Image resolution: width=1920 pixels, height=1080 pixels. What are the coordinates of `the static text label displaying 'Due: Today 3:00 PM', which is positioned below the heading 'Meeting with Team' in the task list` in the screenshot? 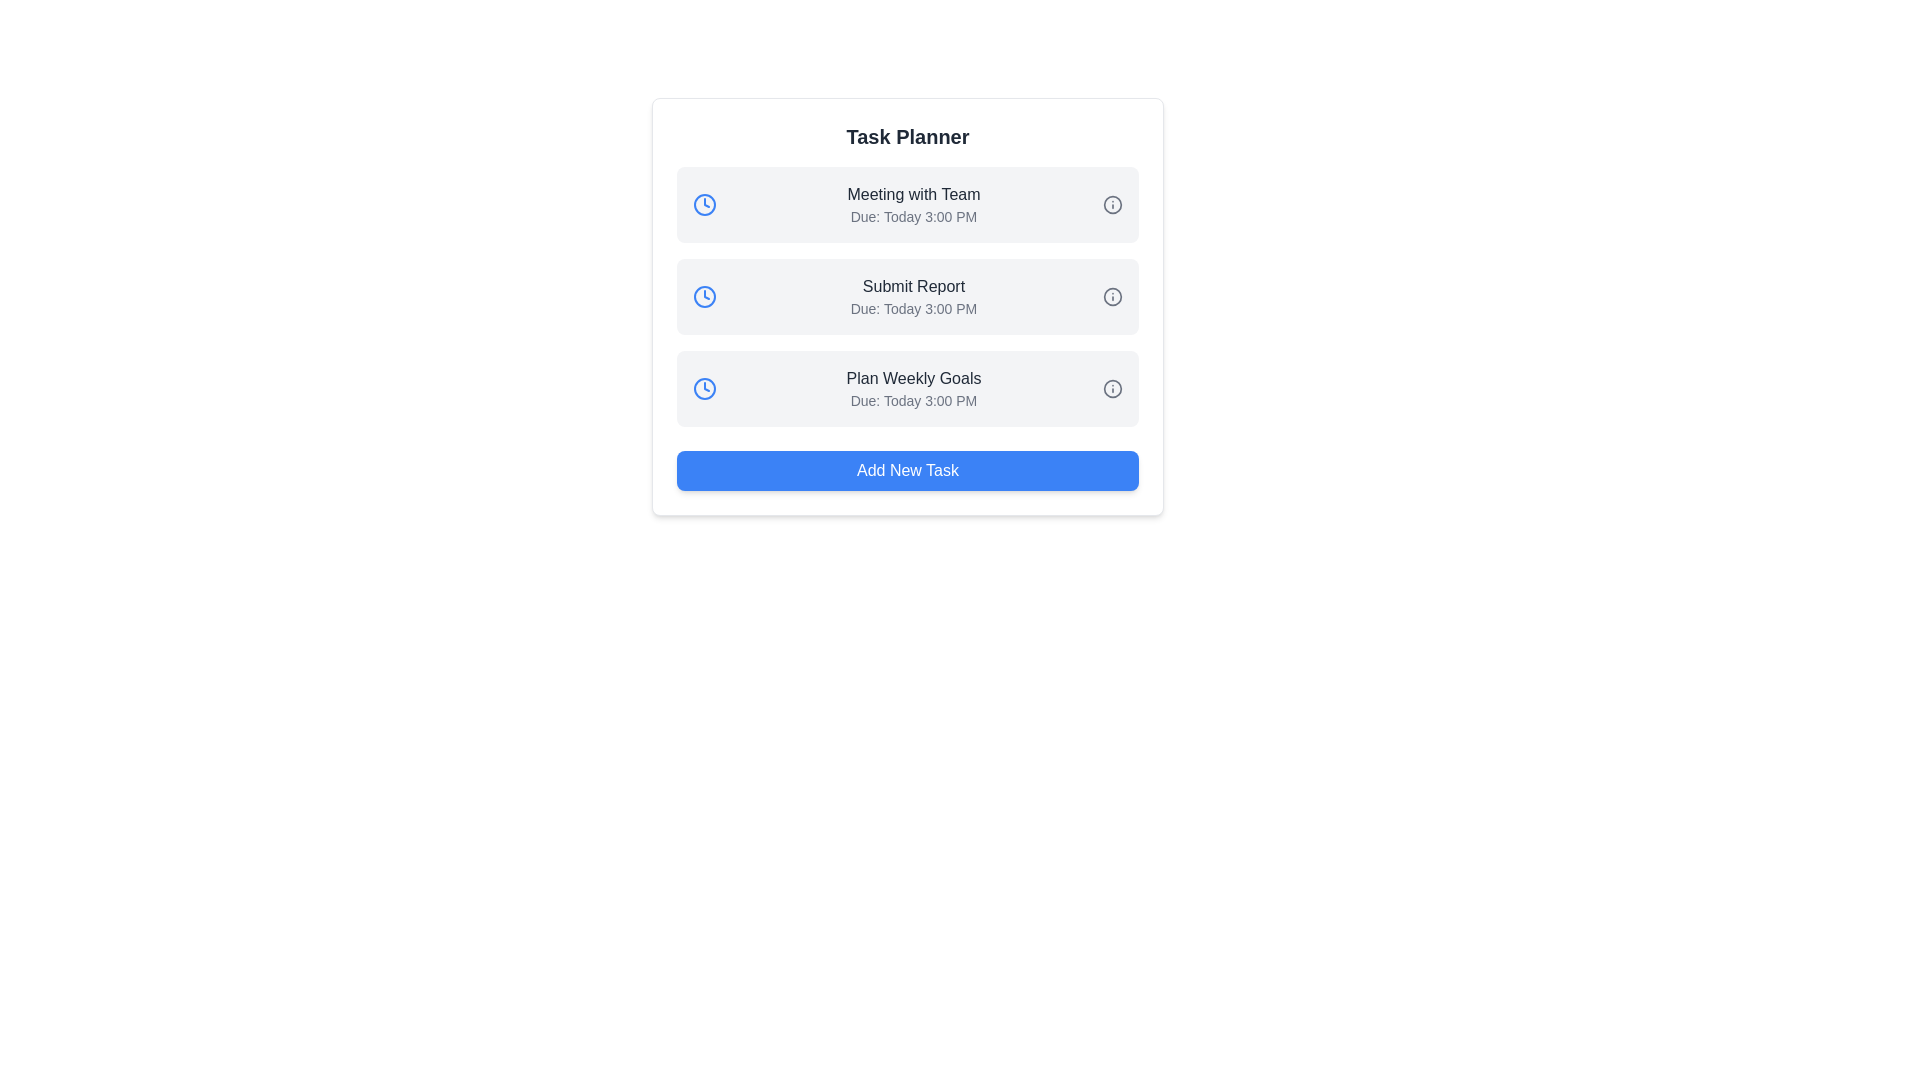 It's located at (912, 216).